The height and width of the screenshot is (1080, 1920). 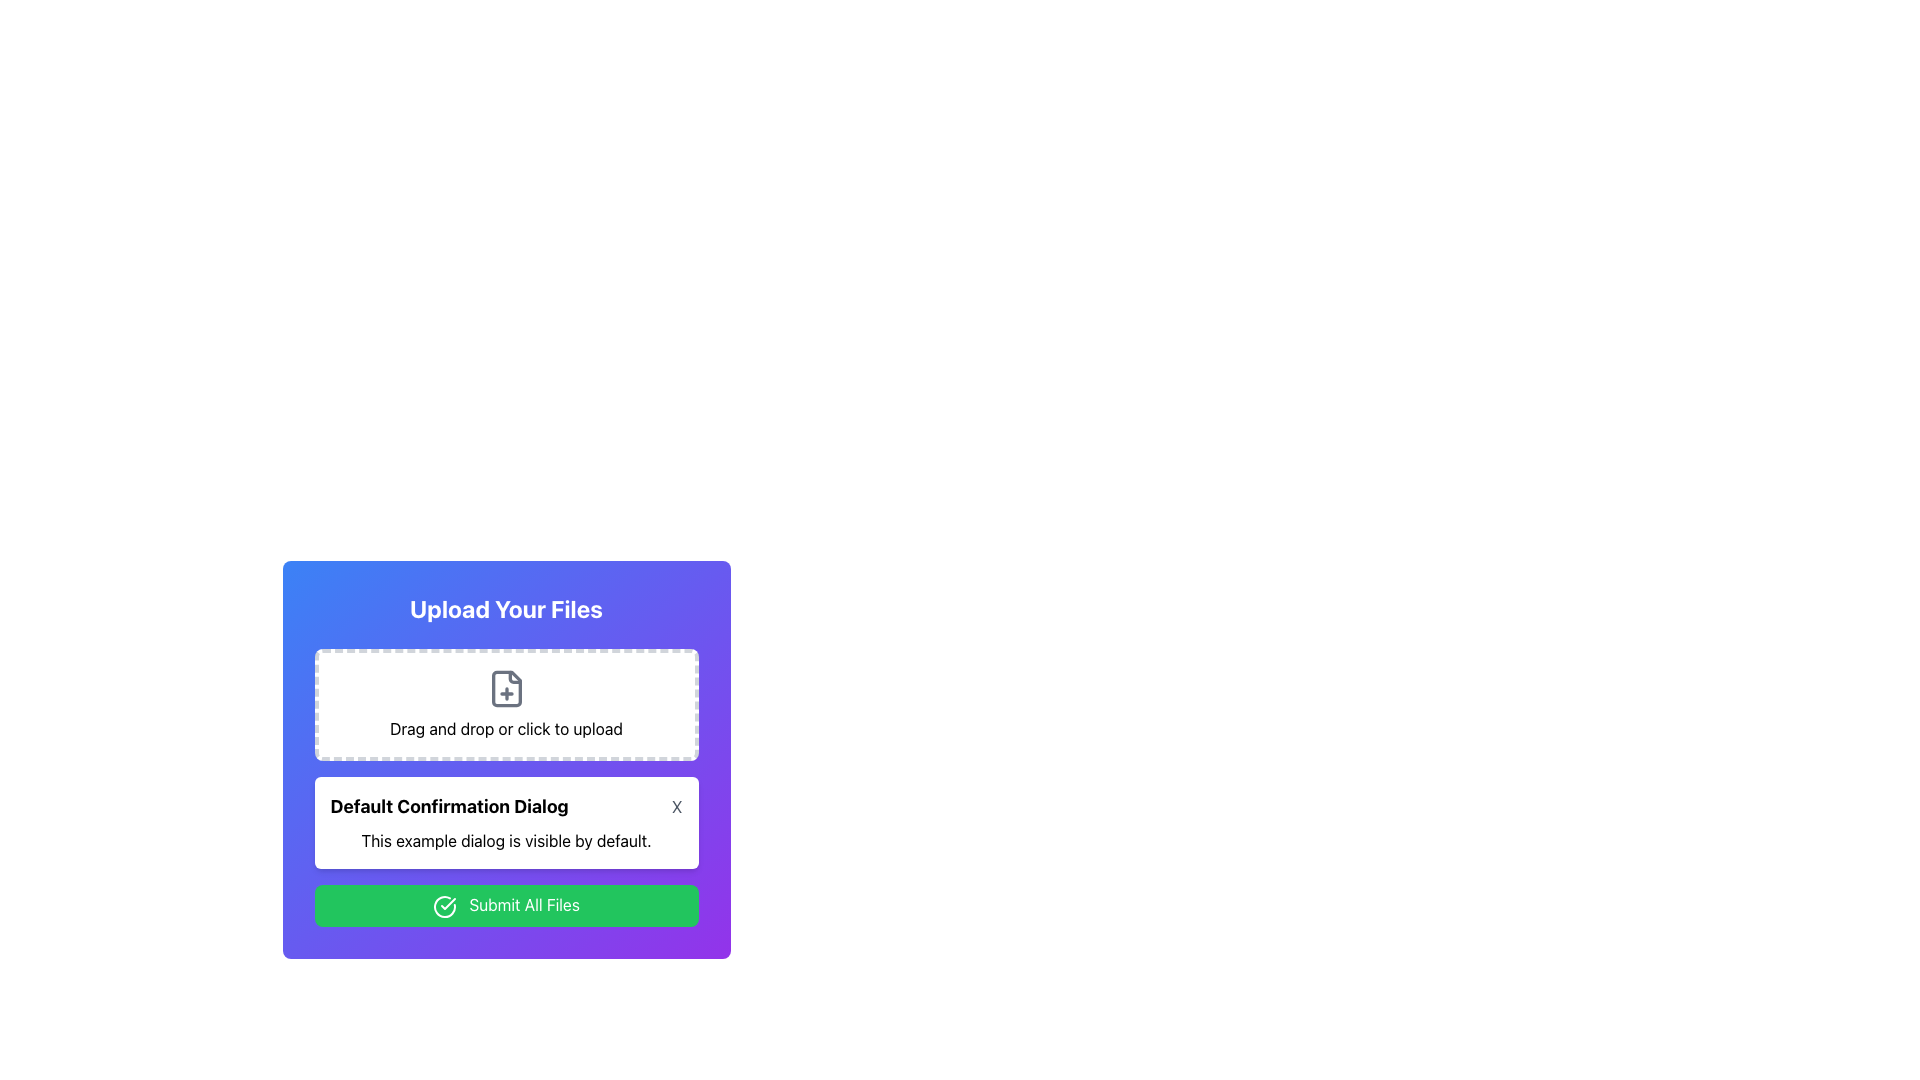 I want to click on the icon resembling a sheet of paper with a plus sign, located at the center of the dashed rectangular box labeled 'Drag and drop or click to upload' within the 'Upload Your Files' section, so click(x=506, y=688).